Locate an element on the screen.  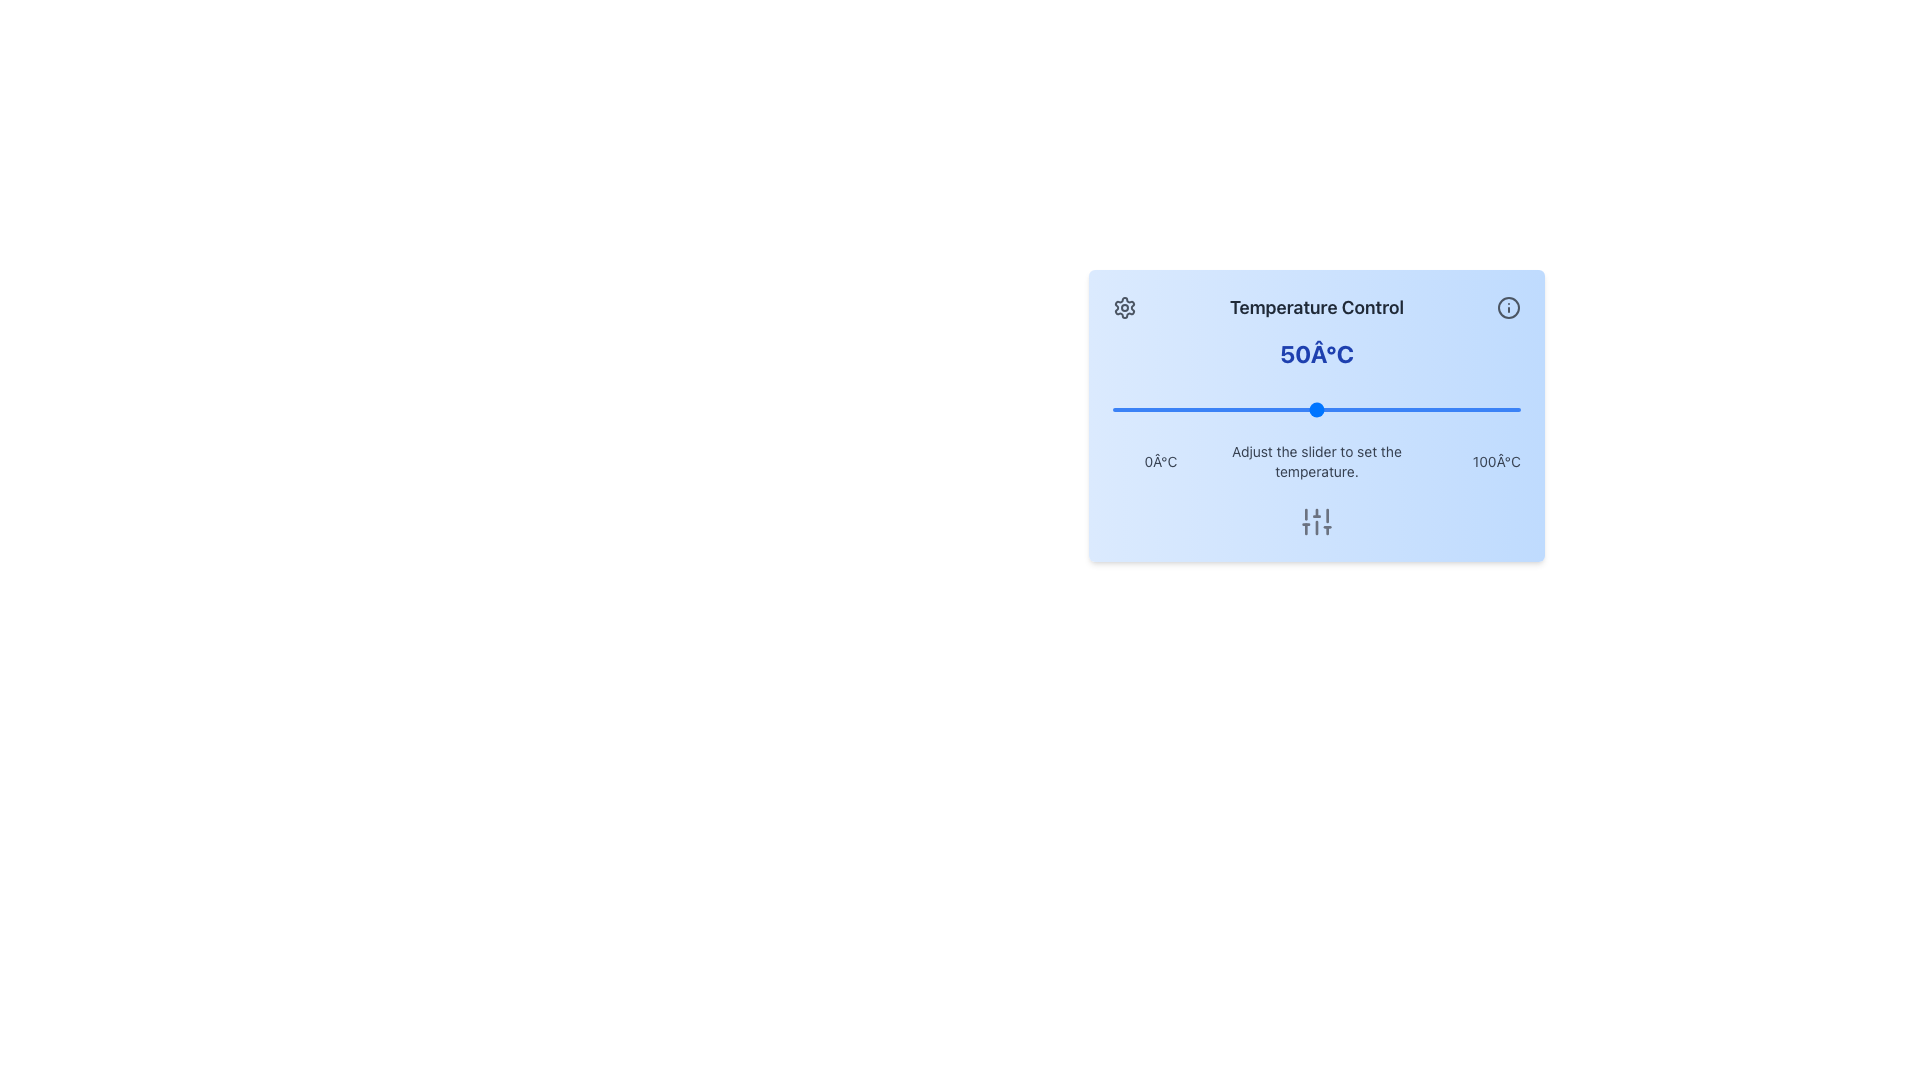
the graphical icon at the bottom of the 'Temperature Control' card, which represents decorative sliders for temperature adjustment is located at coordinates (1316, 520).